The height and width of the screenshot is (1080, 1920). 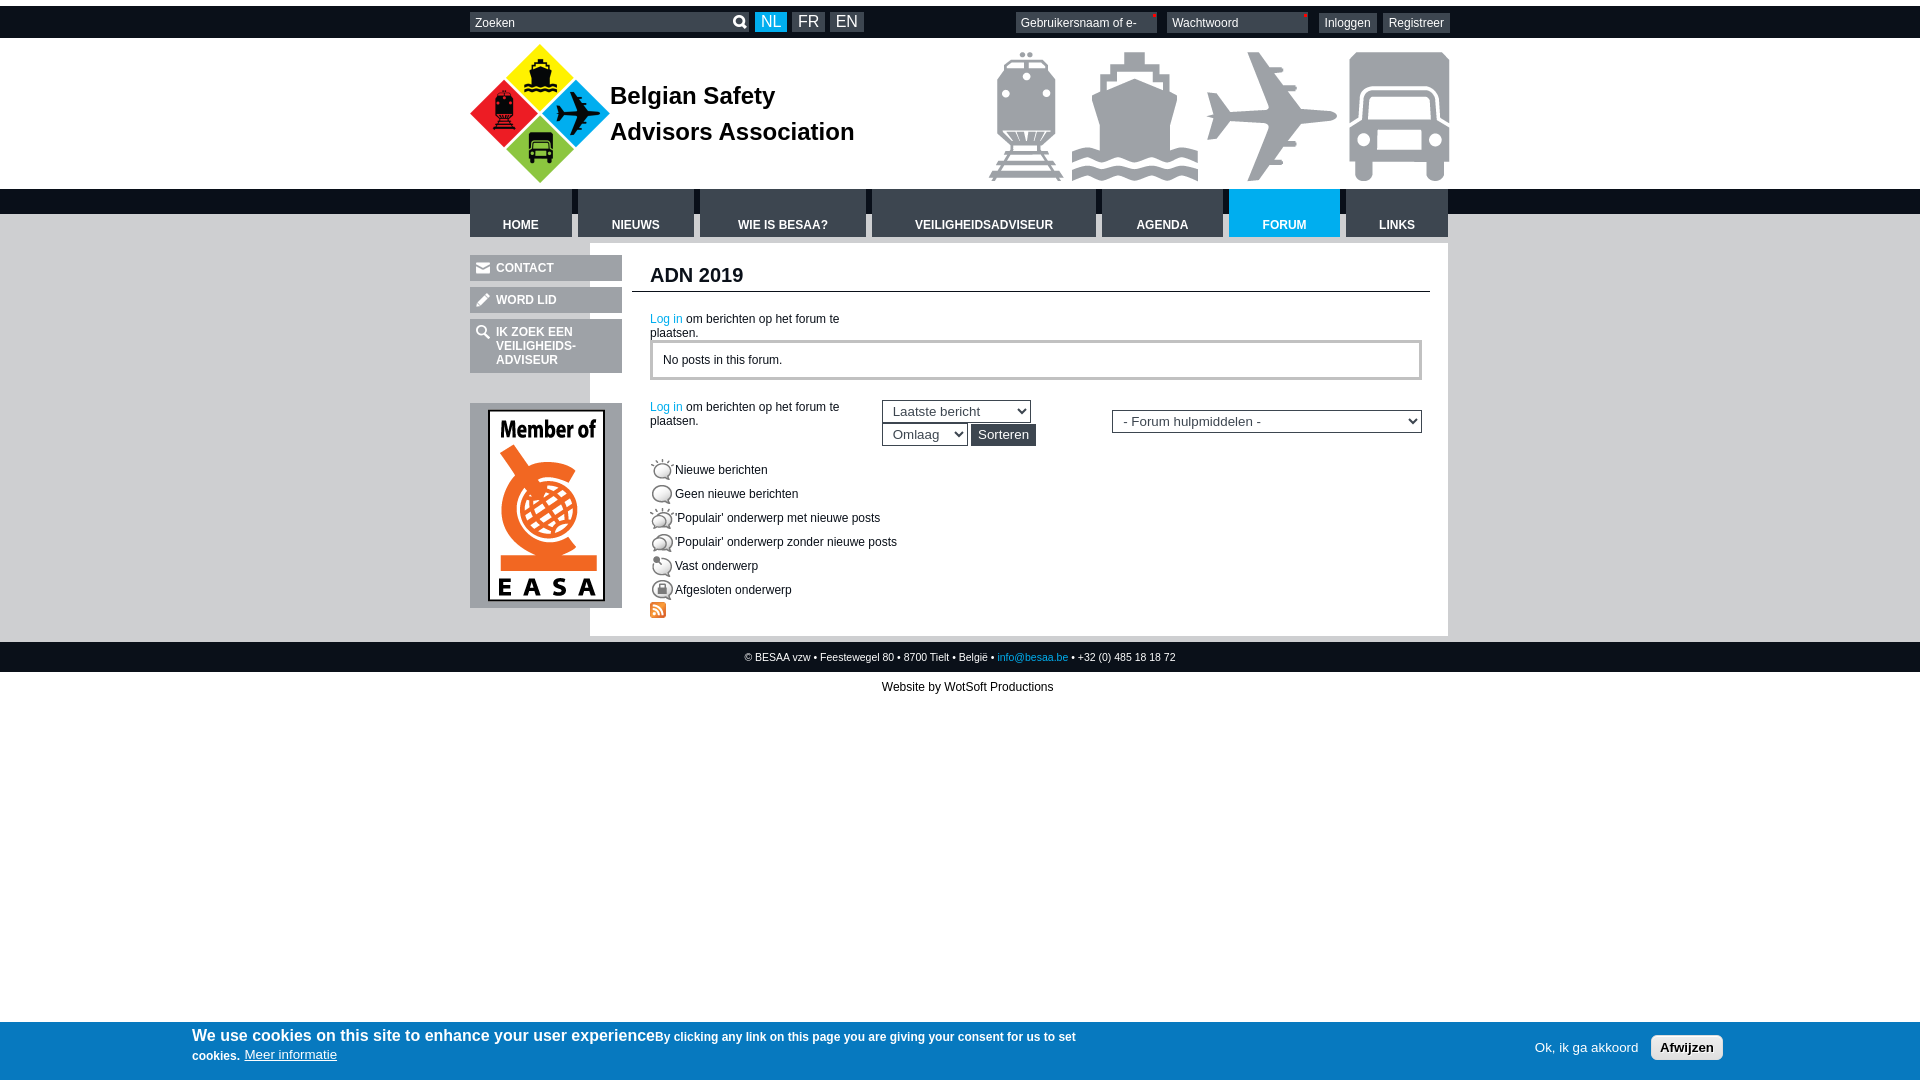 I want to click on 'EN', so click(x=846, y=22).